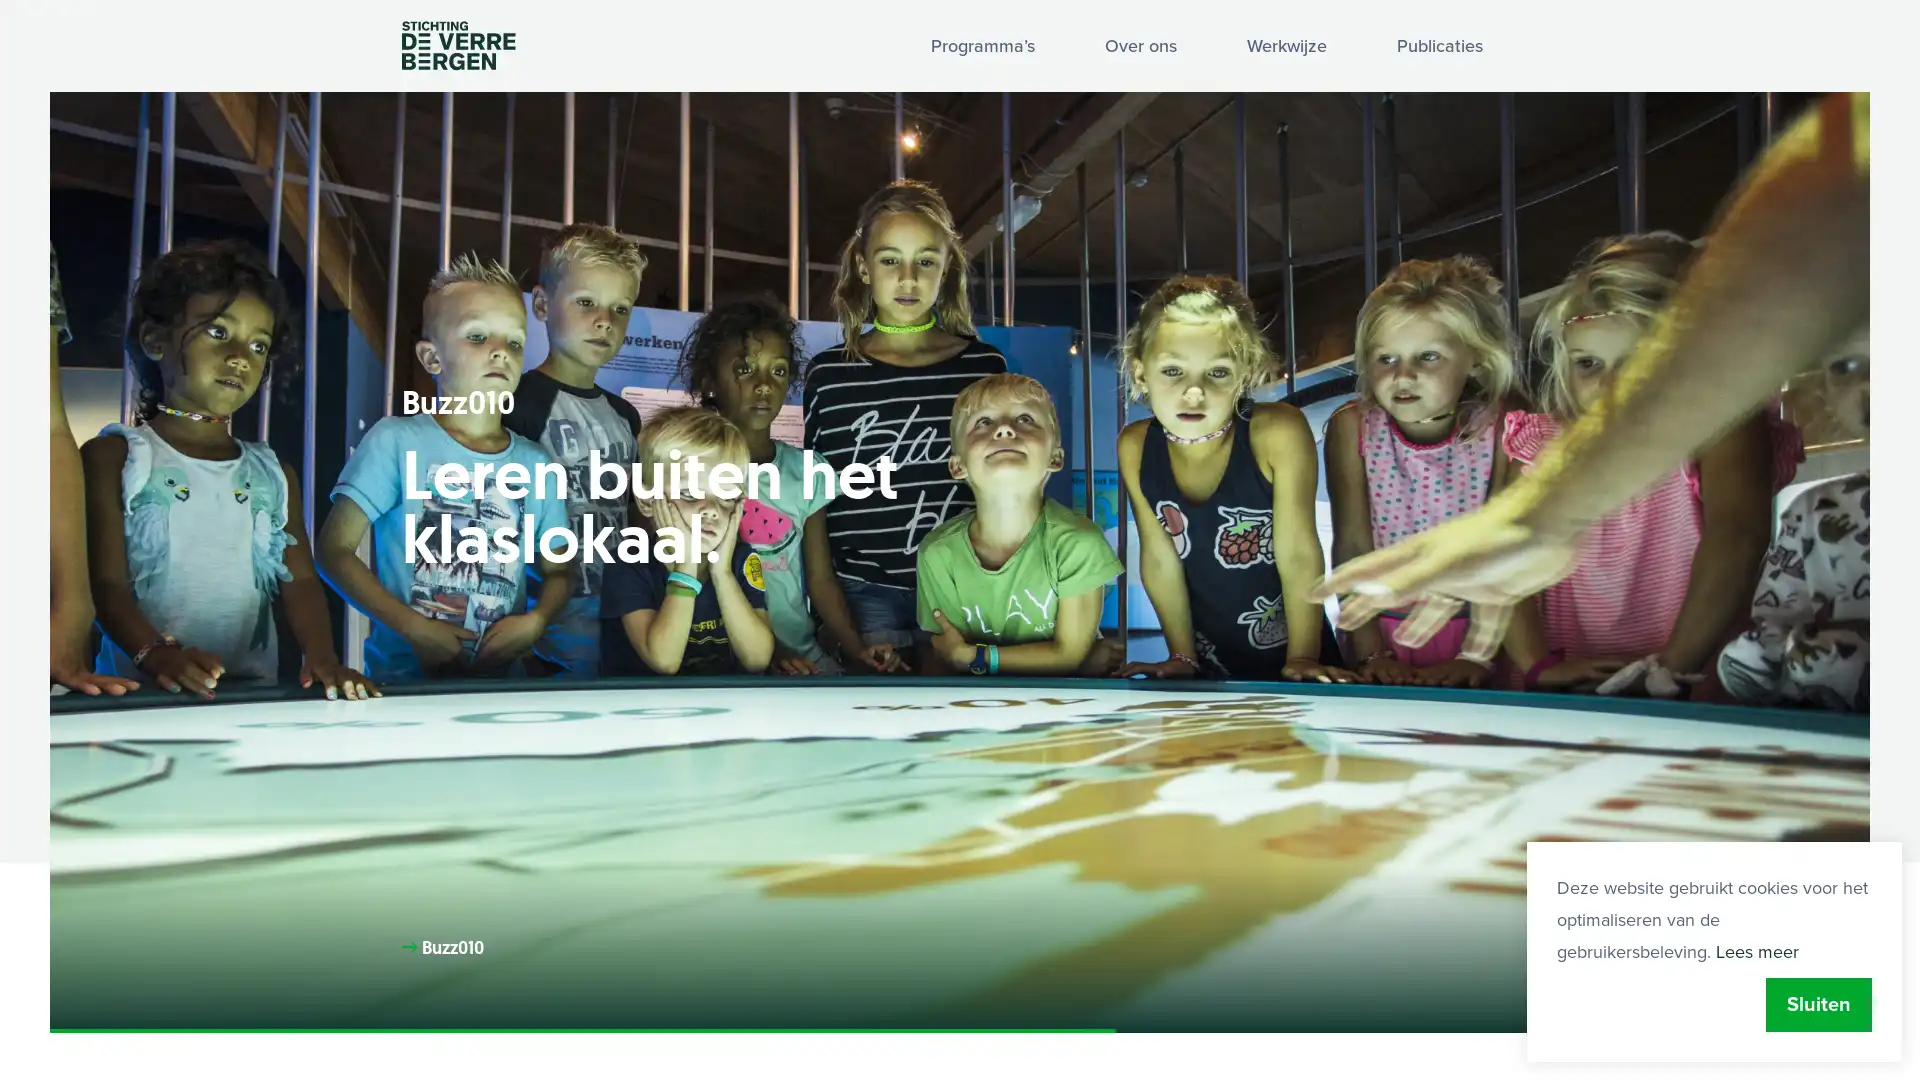 This screenshot has height=1080, width=1920. Describe the element at coordinates (1756, 951) in the screenshot. I see `learn more about cookies` at that location.